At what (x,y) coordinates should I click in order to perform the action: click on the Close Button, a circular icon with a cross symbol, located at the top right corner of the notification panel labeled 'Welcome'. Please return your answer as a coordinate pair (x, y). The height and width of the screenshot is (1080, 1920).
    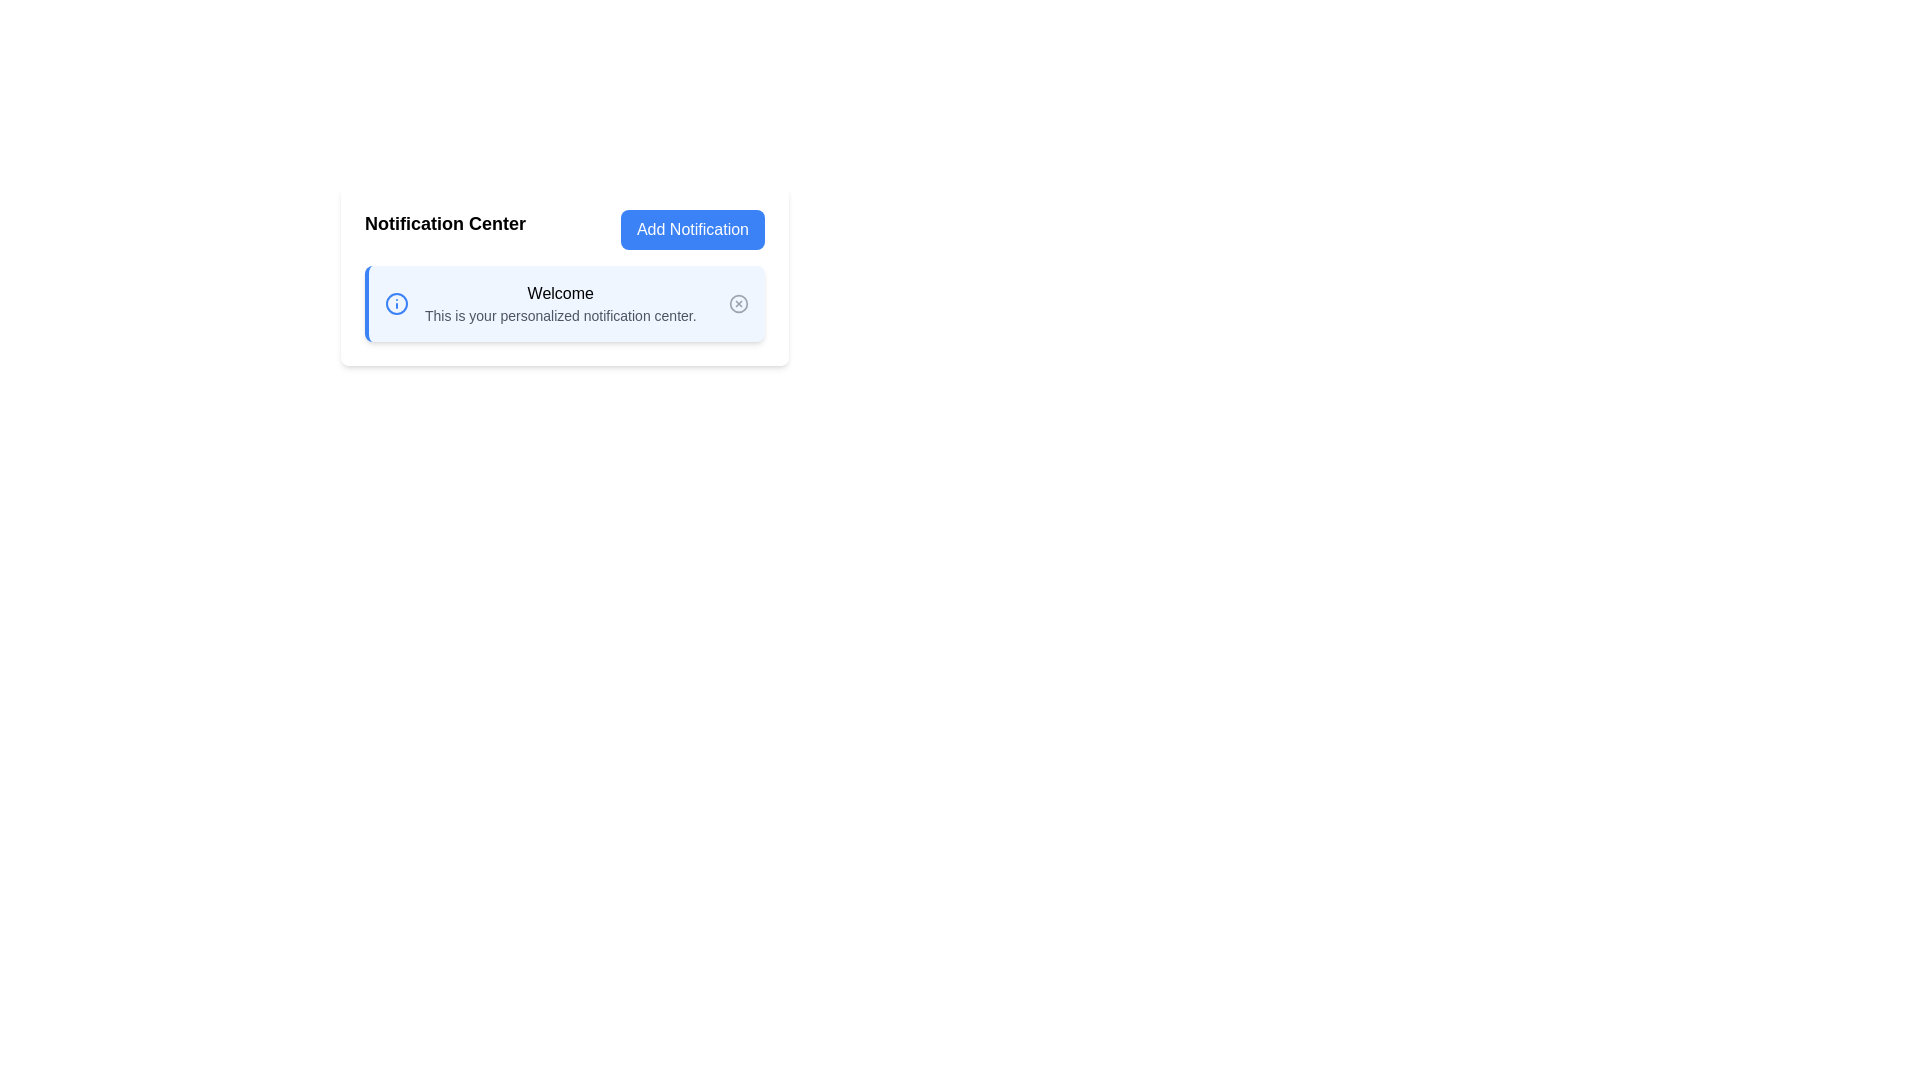
    Looking at the image, I should click on (738, 304).